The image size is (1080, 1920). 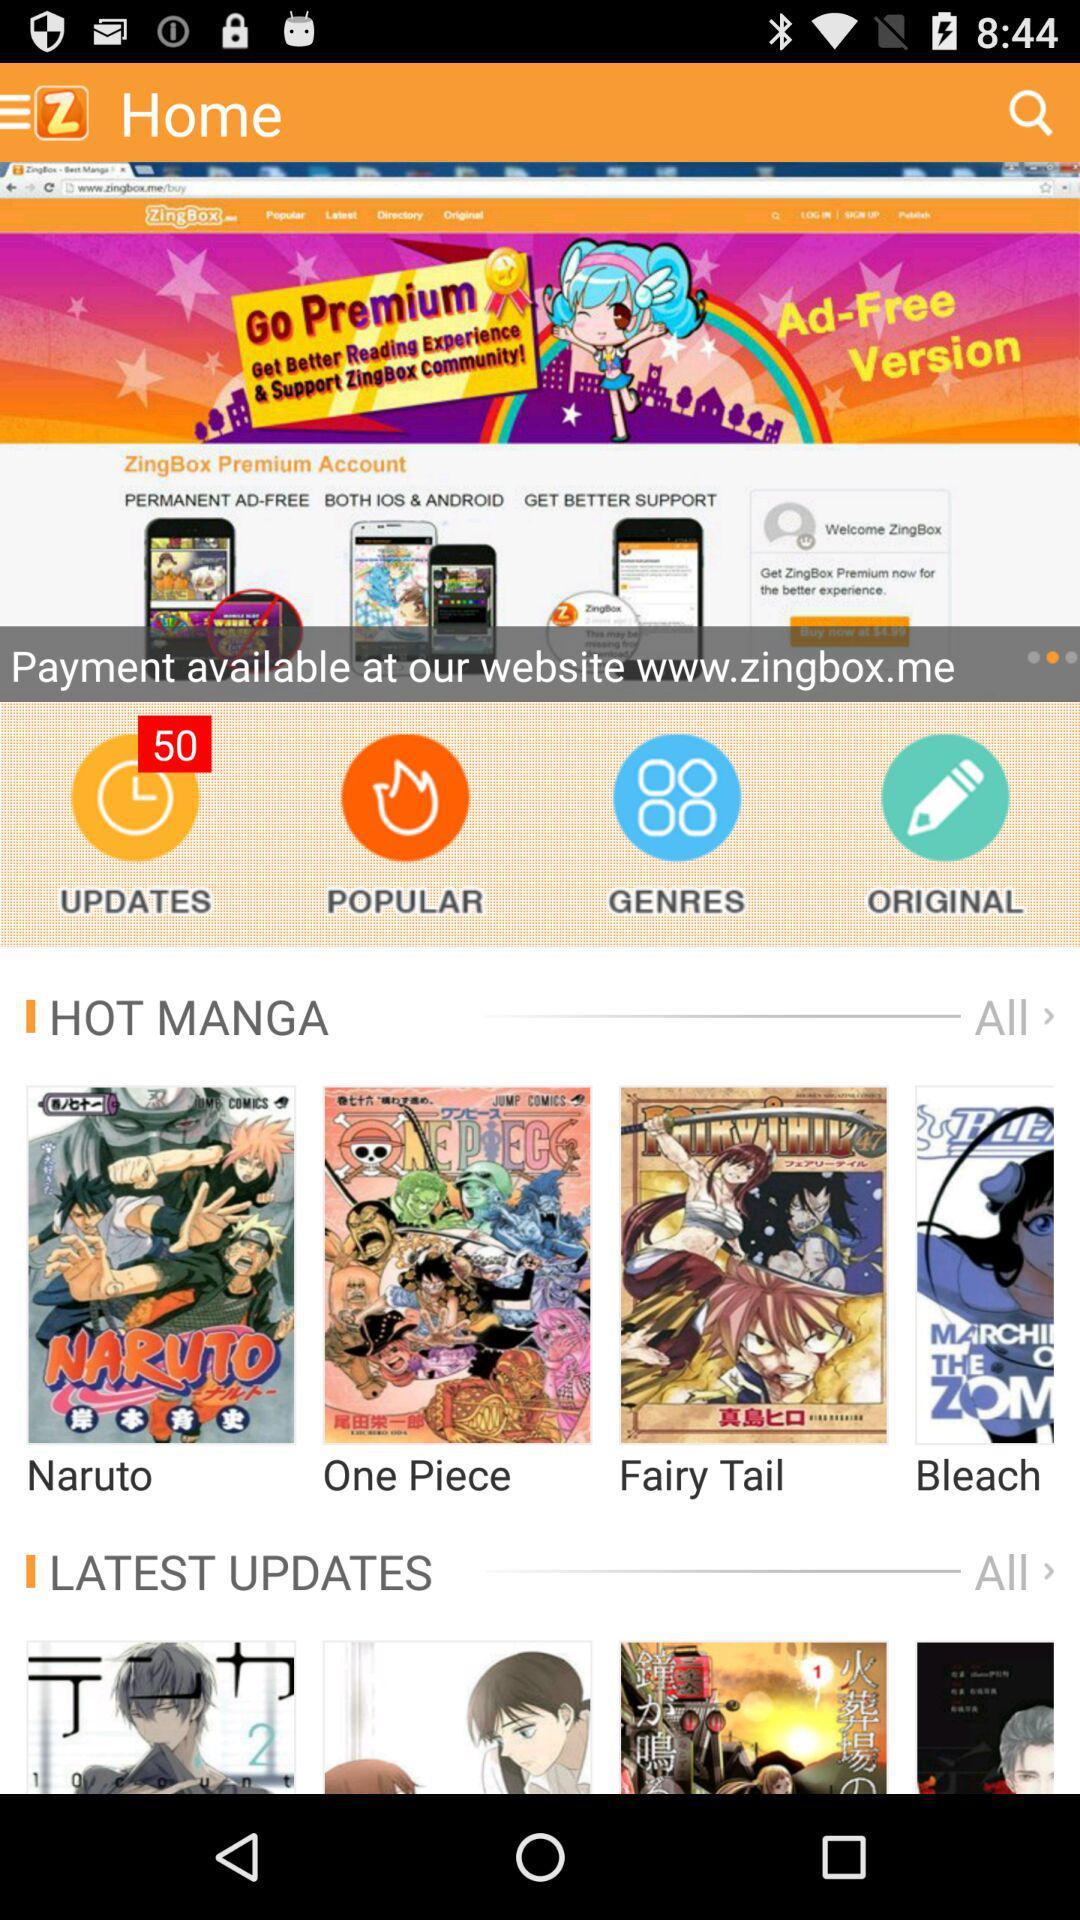 I want to click on latest updates app, so click(x=228, y=1570).